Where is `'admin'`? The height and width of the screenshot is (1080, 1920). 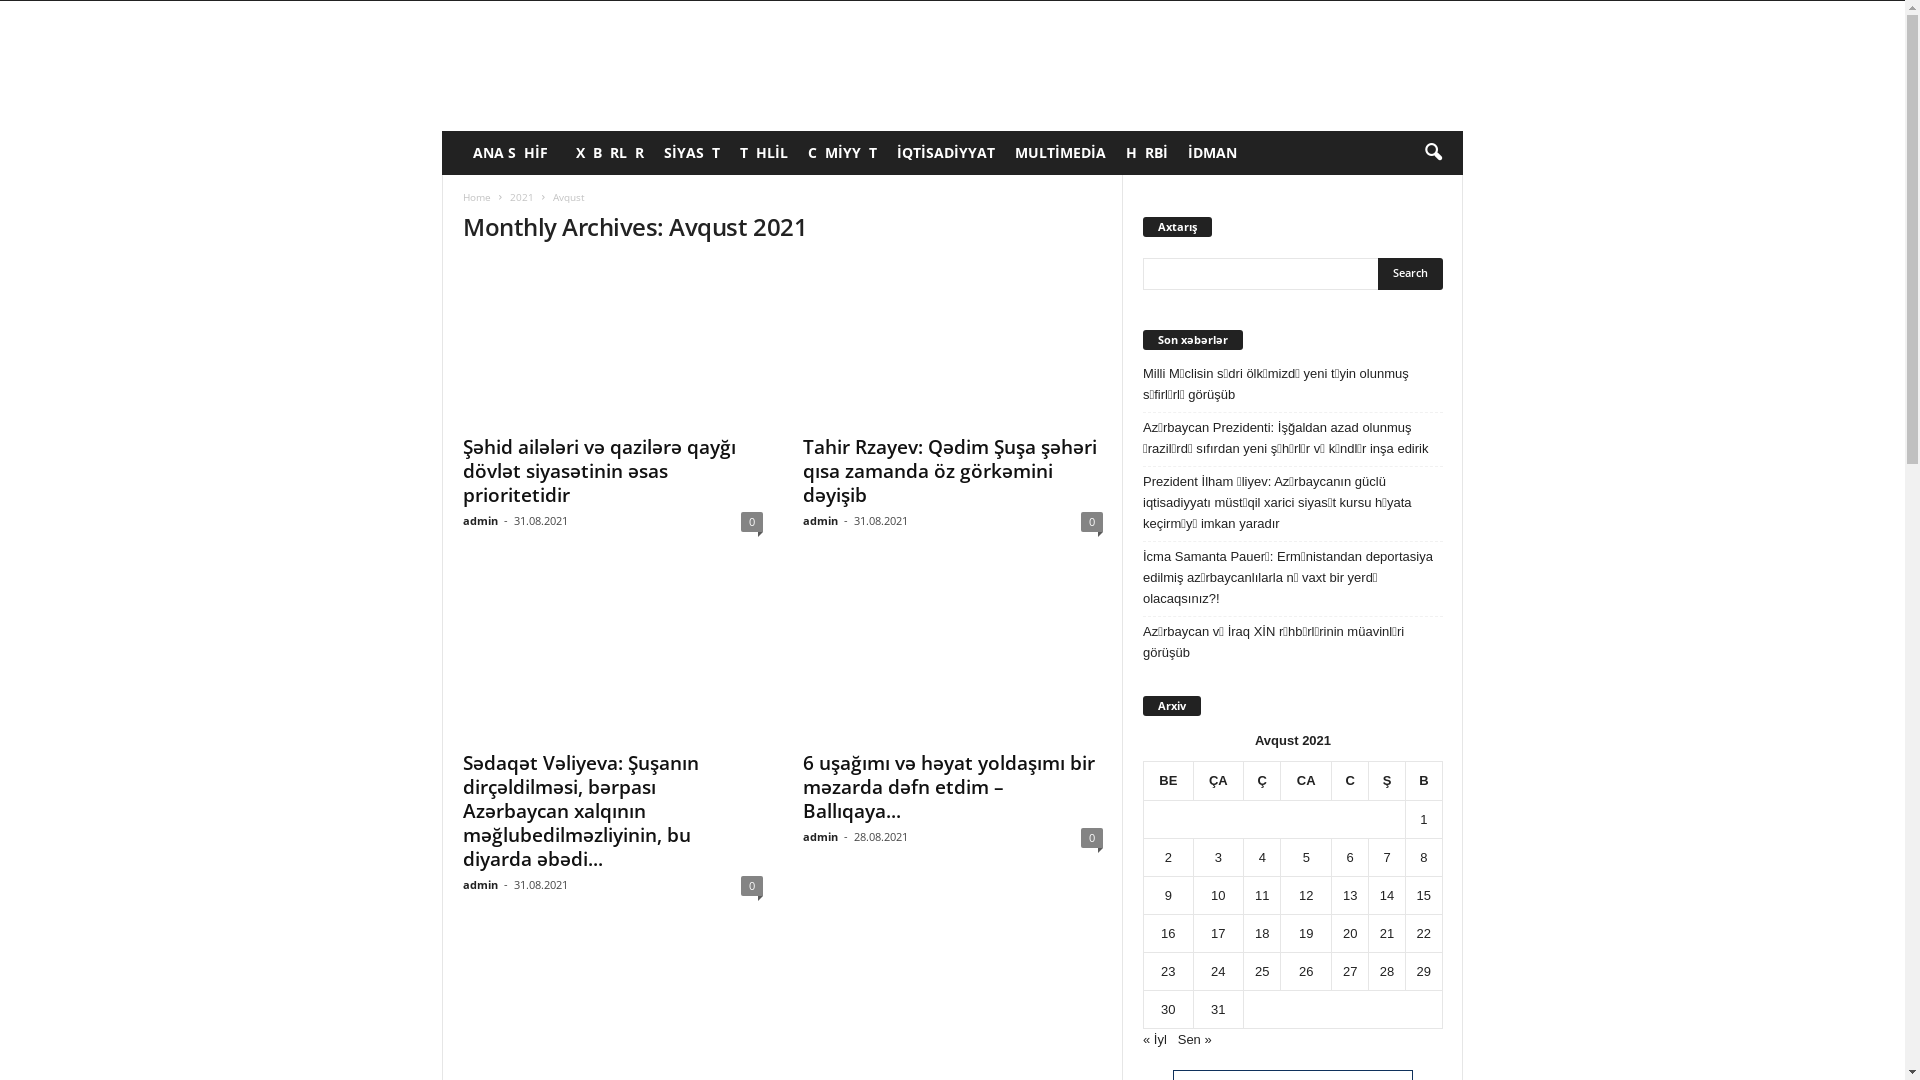
'admin' is located at coordinates (461, 519).